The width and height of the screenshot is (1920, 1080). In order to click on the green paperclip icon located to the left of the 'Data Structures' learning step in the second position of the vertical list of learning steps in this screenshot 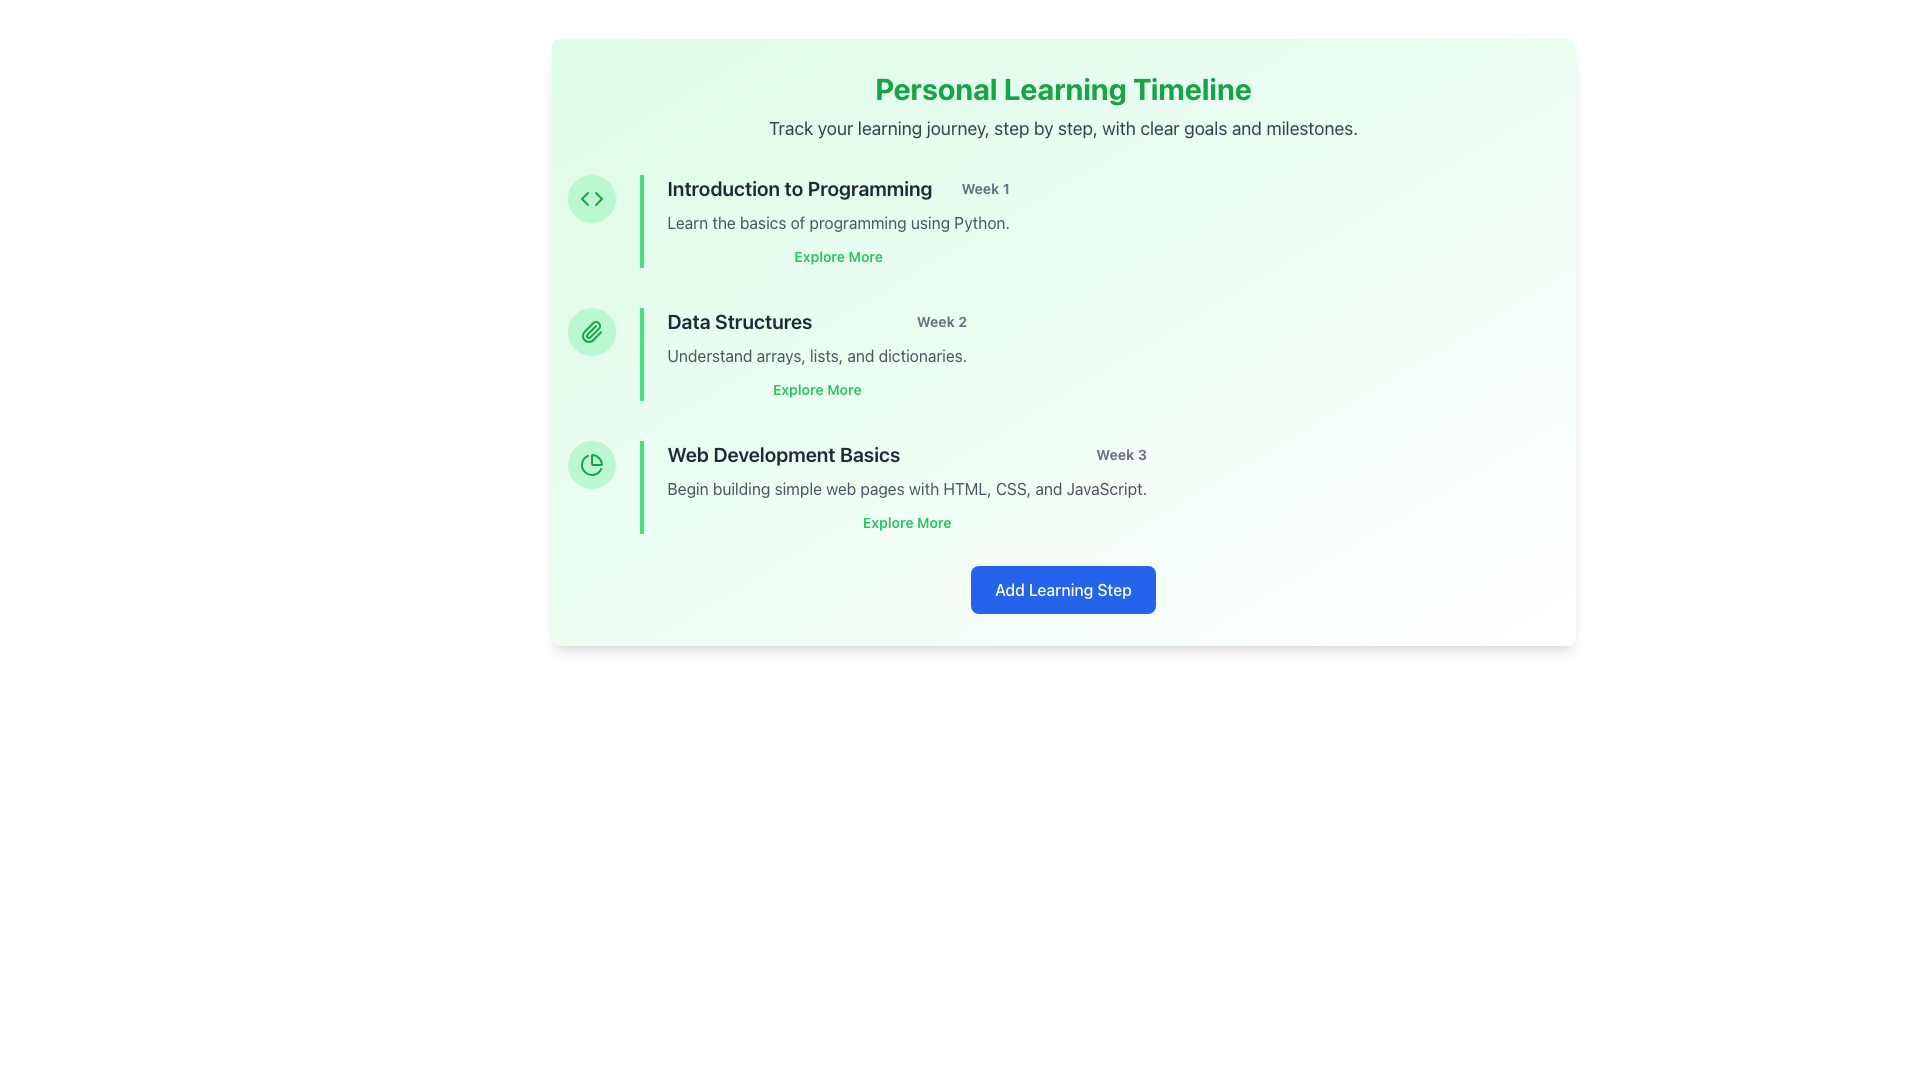, I will do `click(589, 330)`.